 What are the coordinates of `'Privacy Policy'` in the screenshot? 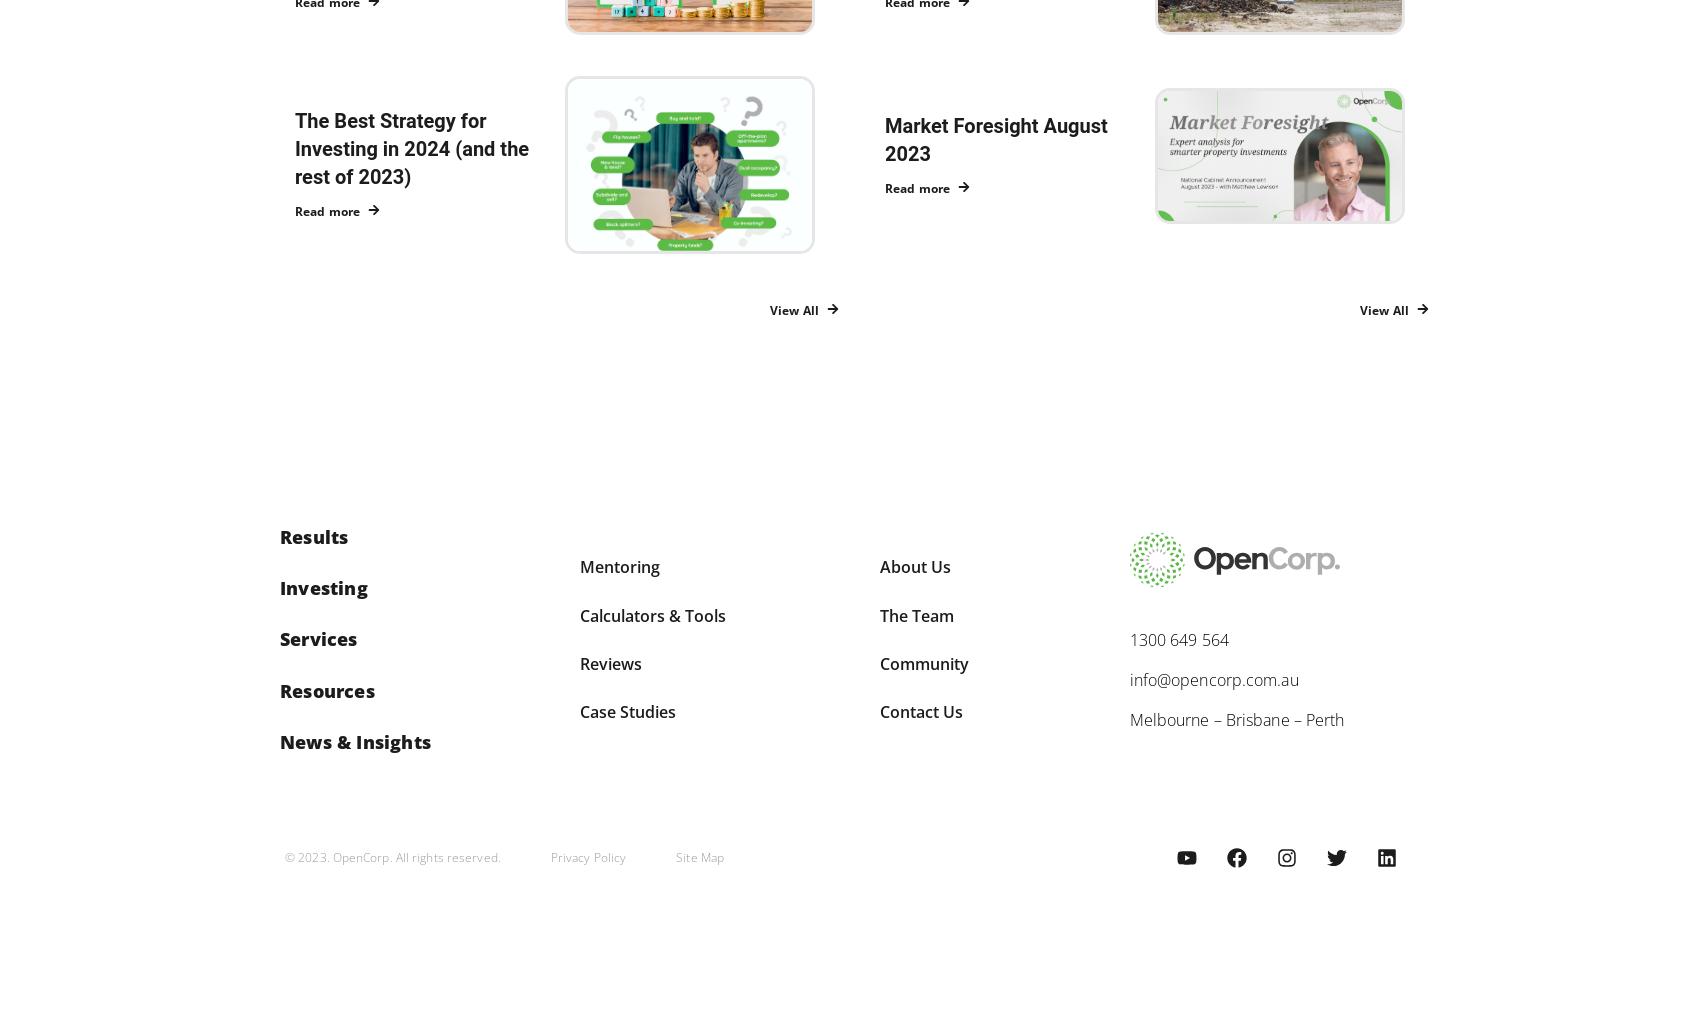 It's located at (587, 856).